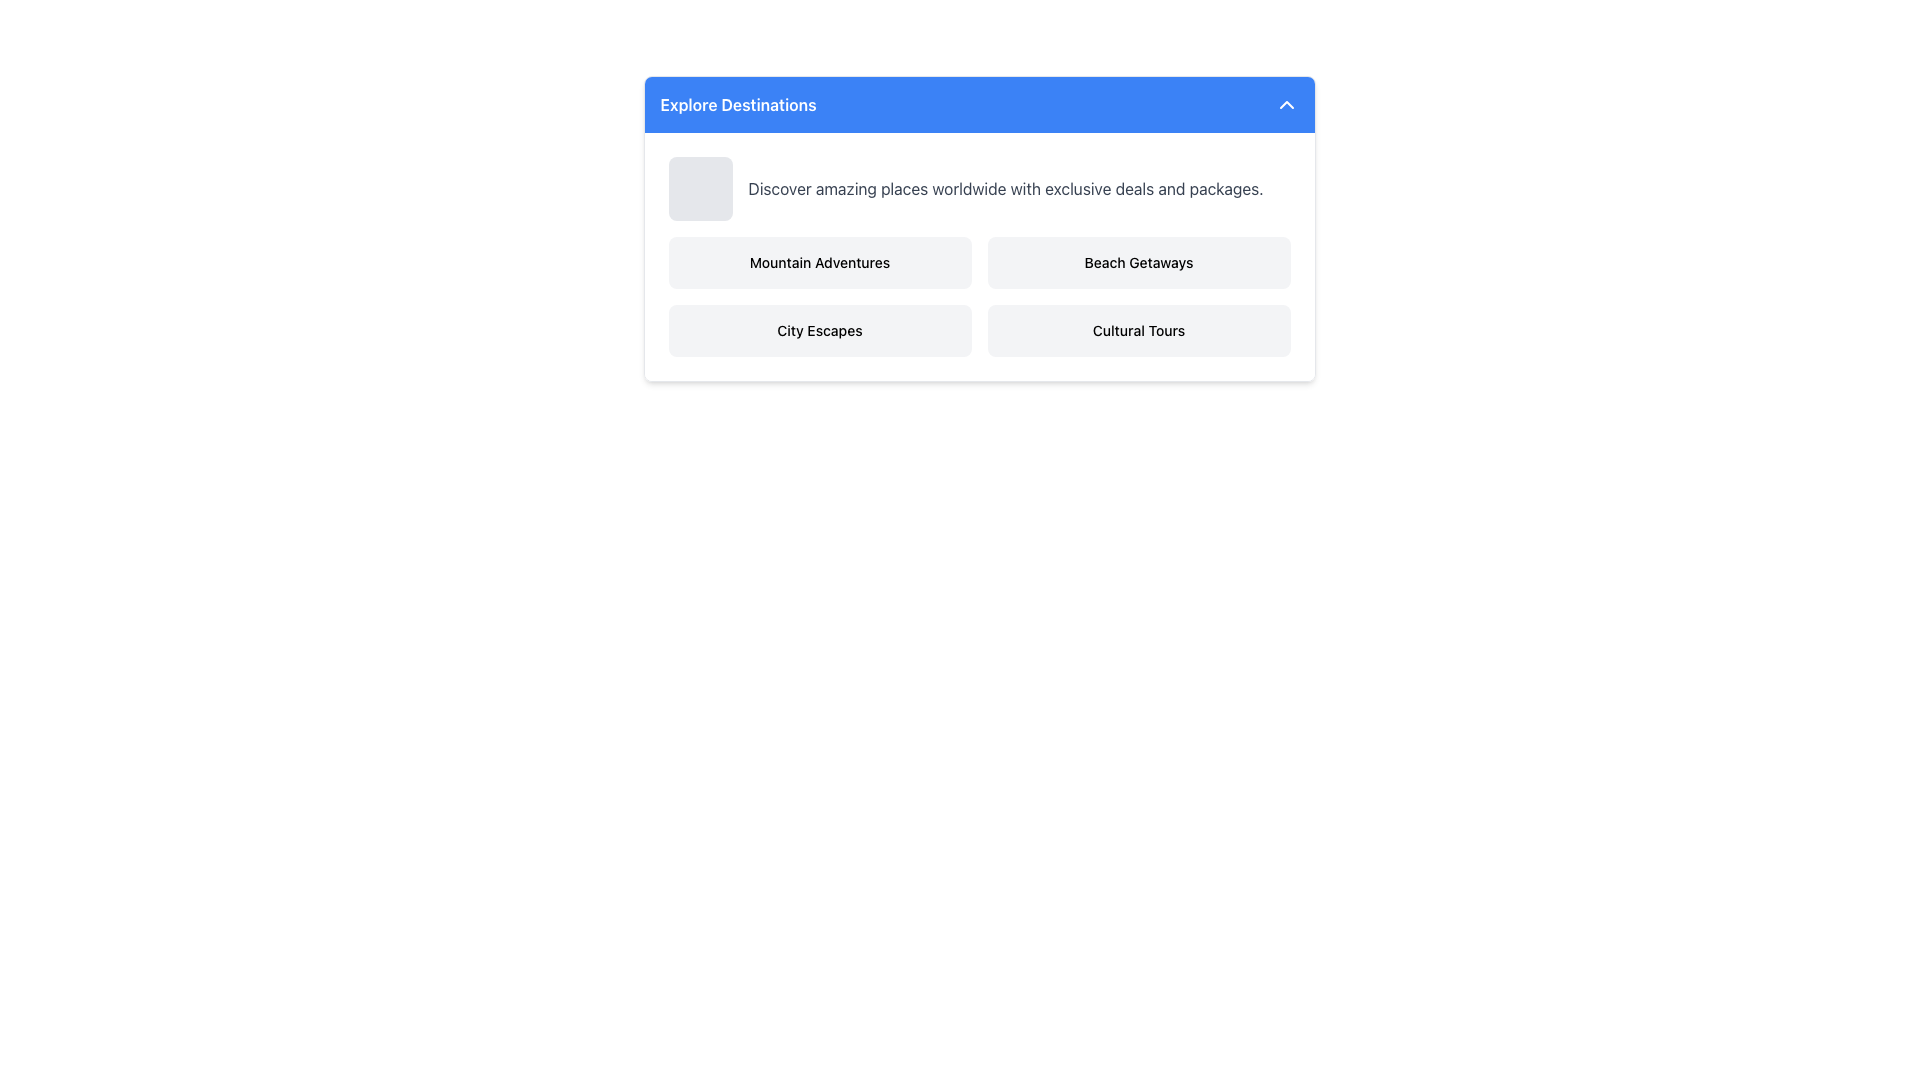 This screenshot has height=1080, width=1920. What do you see at coordinates (820, 261) in the screenshot?
I see `the 'Mountain Adventures' text label, which is a bold text aligned left within a light gray background box, located in the 'Explore Destinations' section above 'City Escapes'` at bounding box center [820, 261].